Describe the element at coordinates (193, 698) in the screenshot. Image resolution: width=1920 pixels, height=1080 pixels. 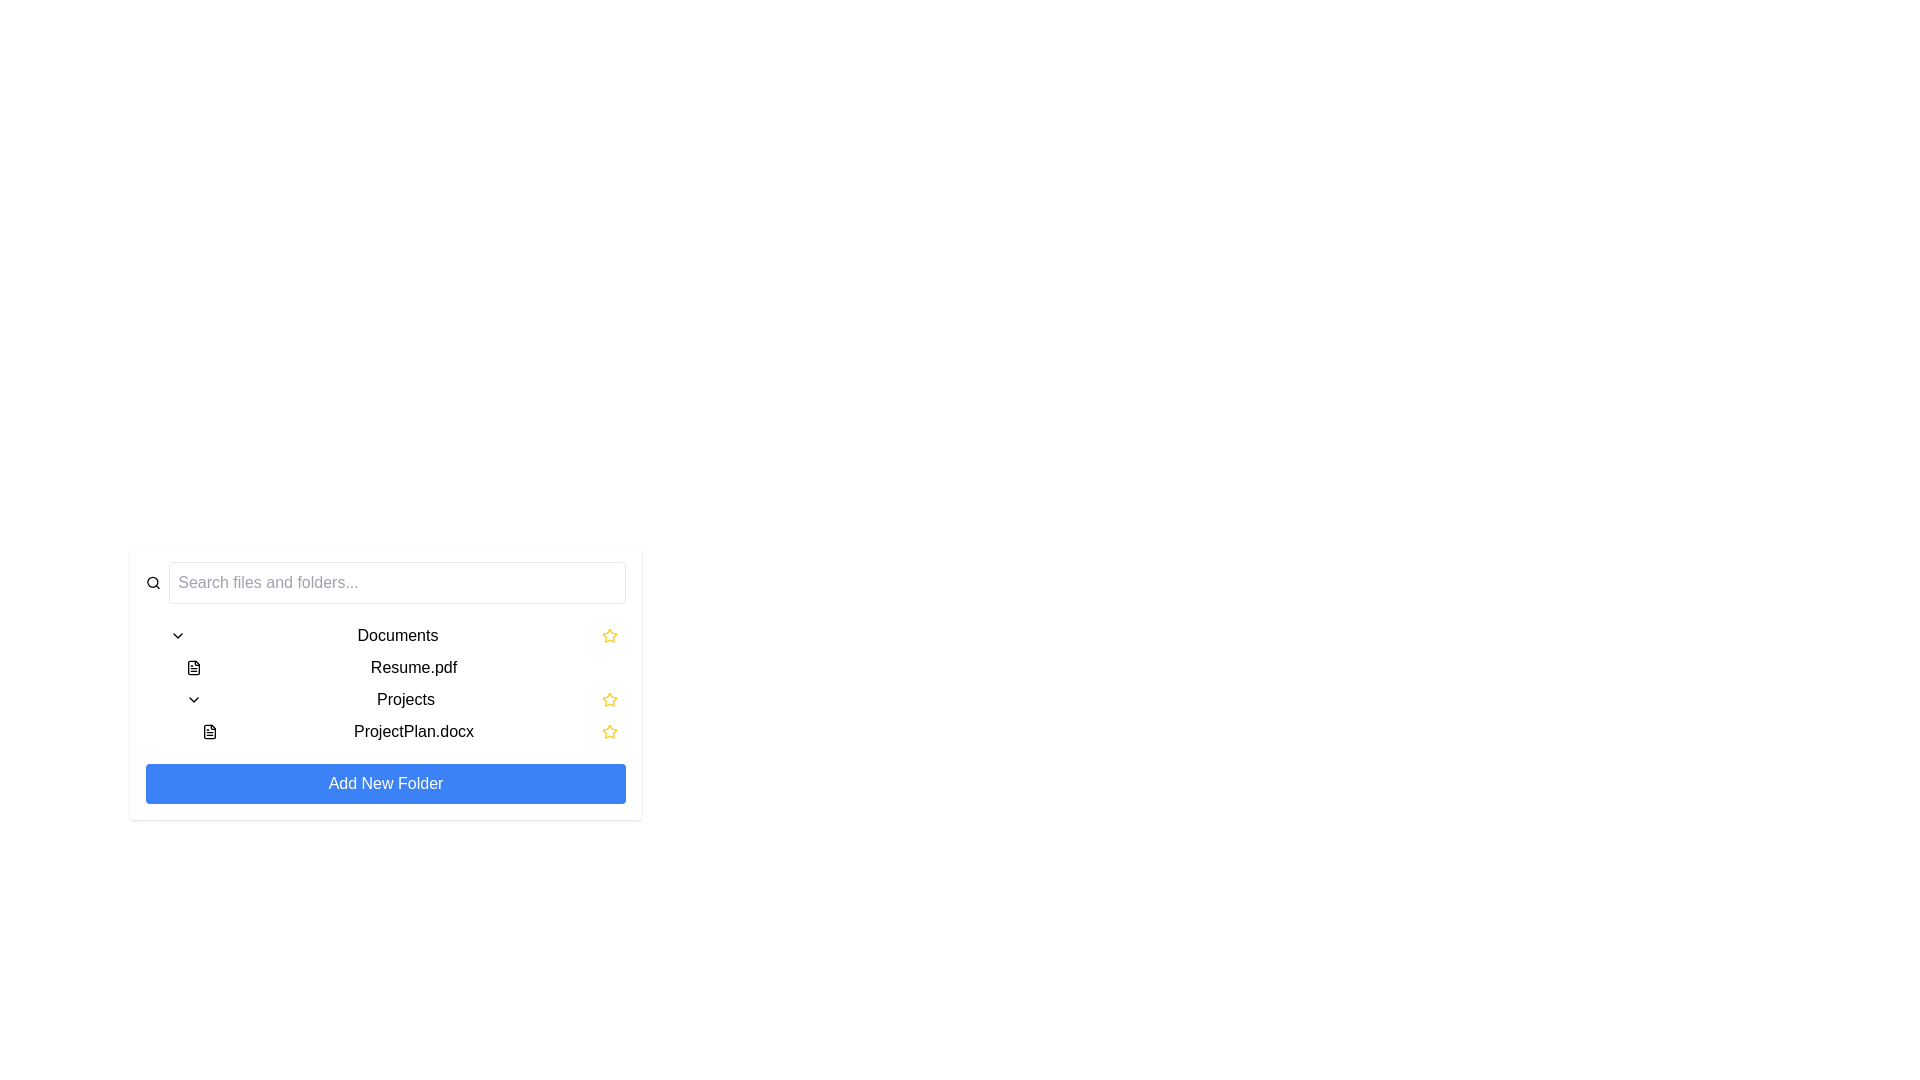
I see `the downward-pointing chevron icon located to the left of the 'Projects' text` at that location.